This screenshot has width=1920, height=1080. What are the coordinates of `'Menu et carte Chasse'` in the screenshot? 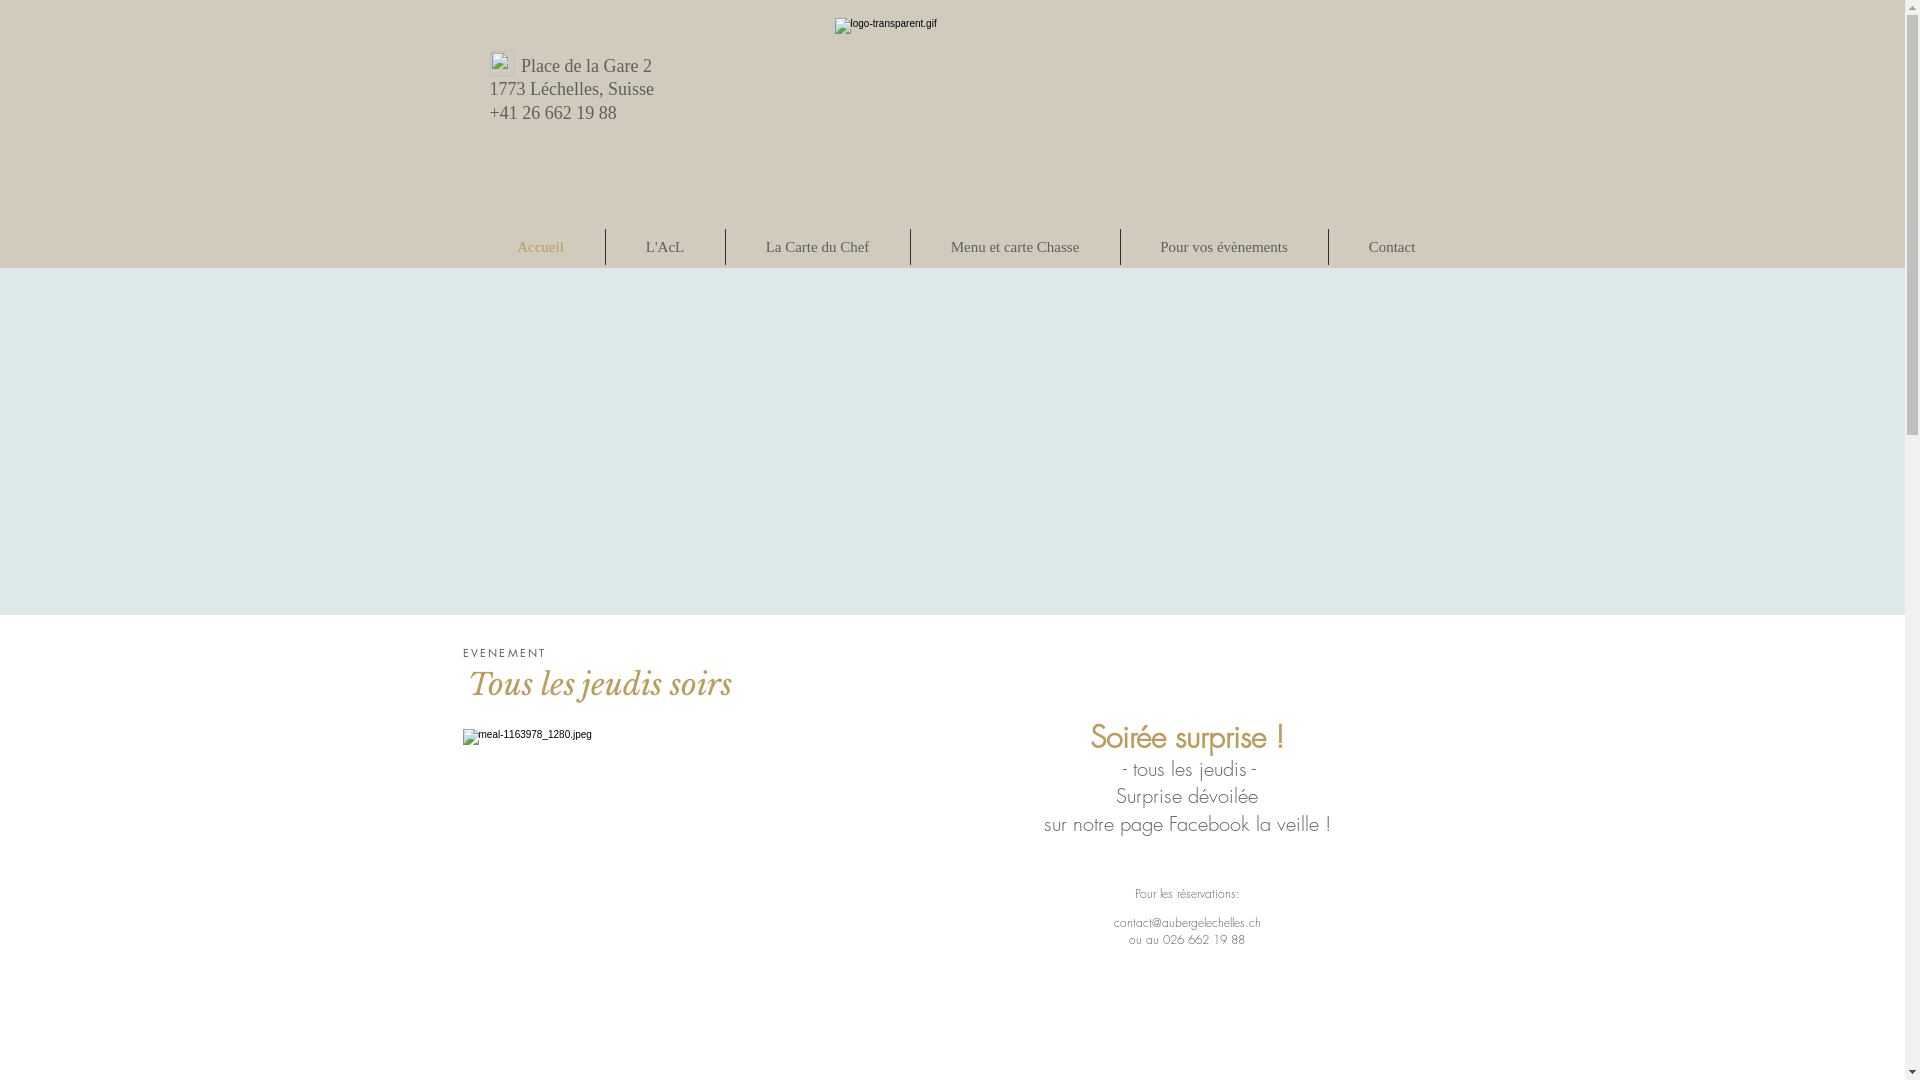 It's located at (1014, 245).